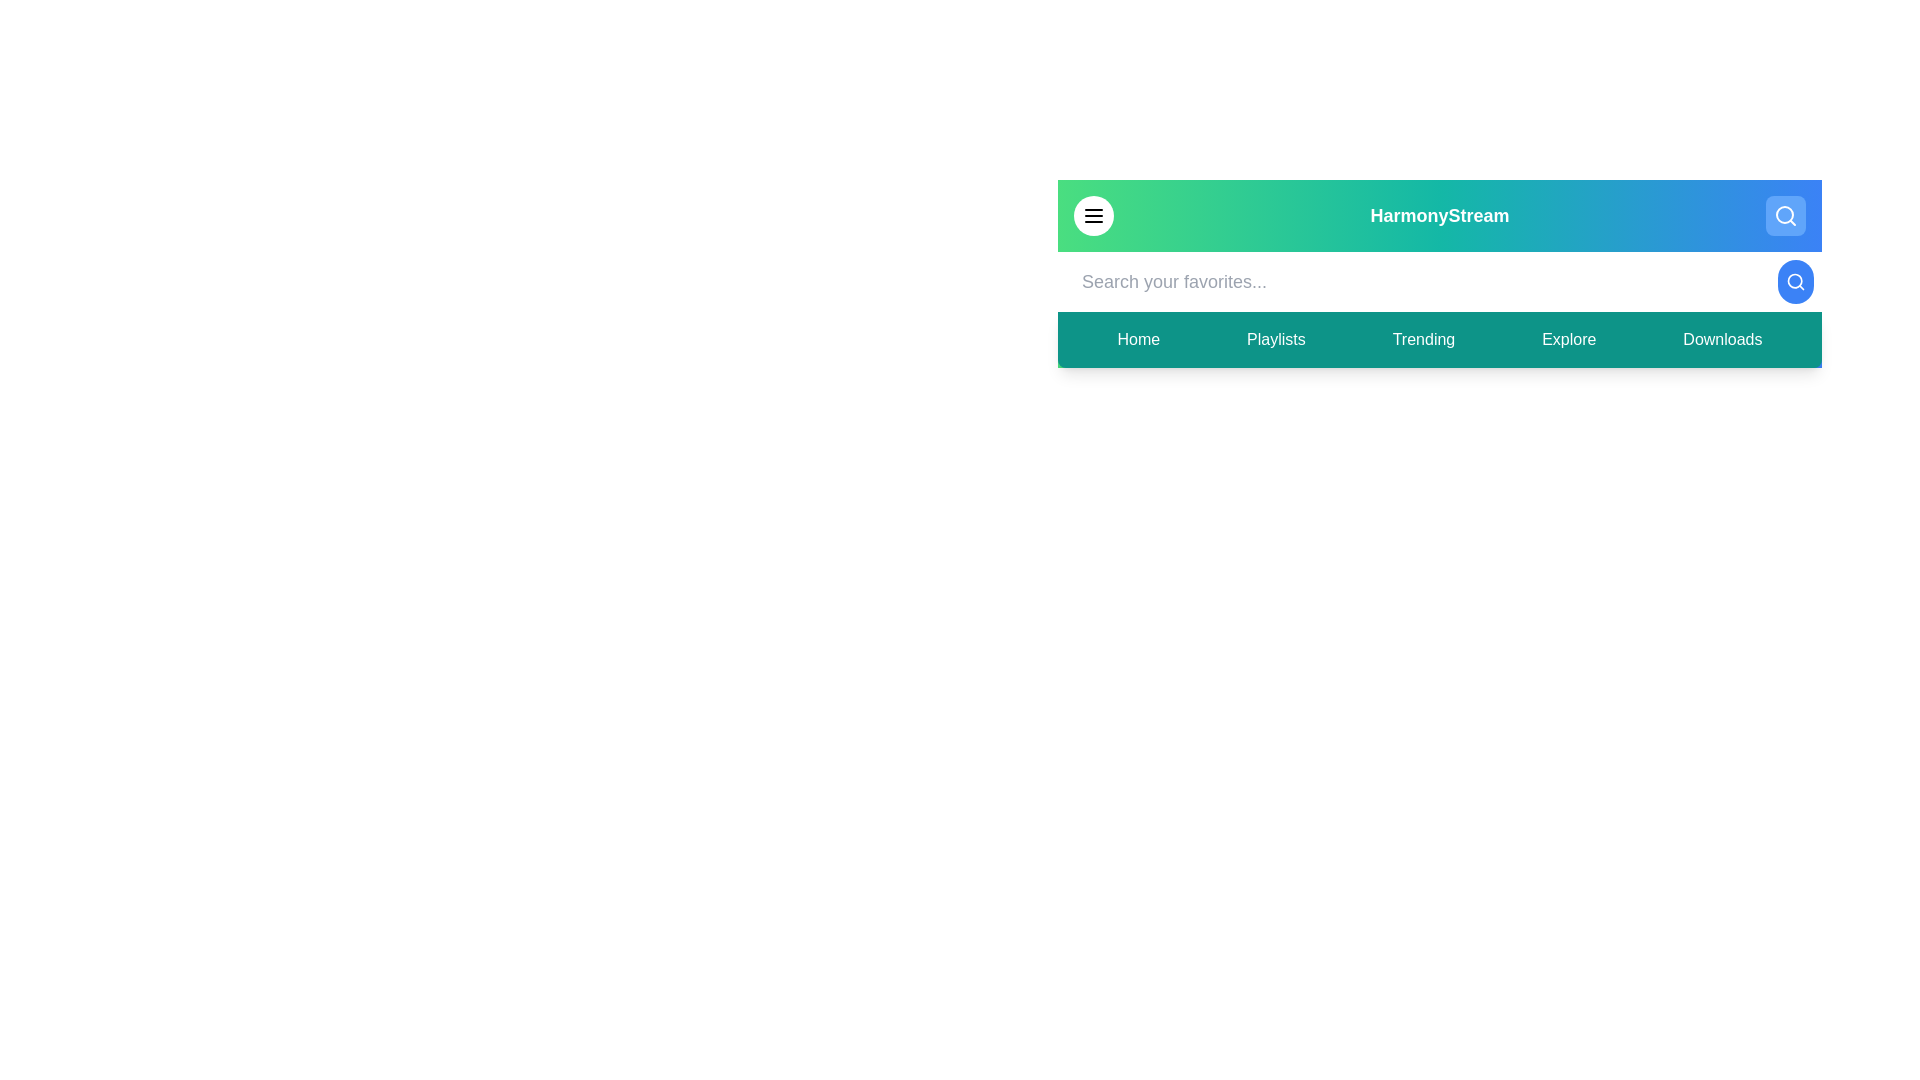 This screenshot has height=1080, width=1920. Describe the element at coordinates (1137, 338) in the screenshot. I see `the navigation menu item corresponding to Home` at that location.